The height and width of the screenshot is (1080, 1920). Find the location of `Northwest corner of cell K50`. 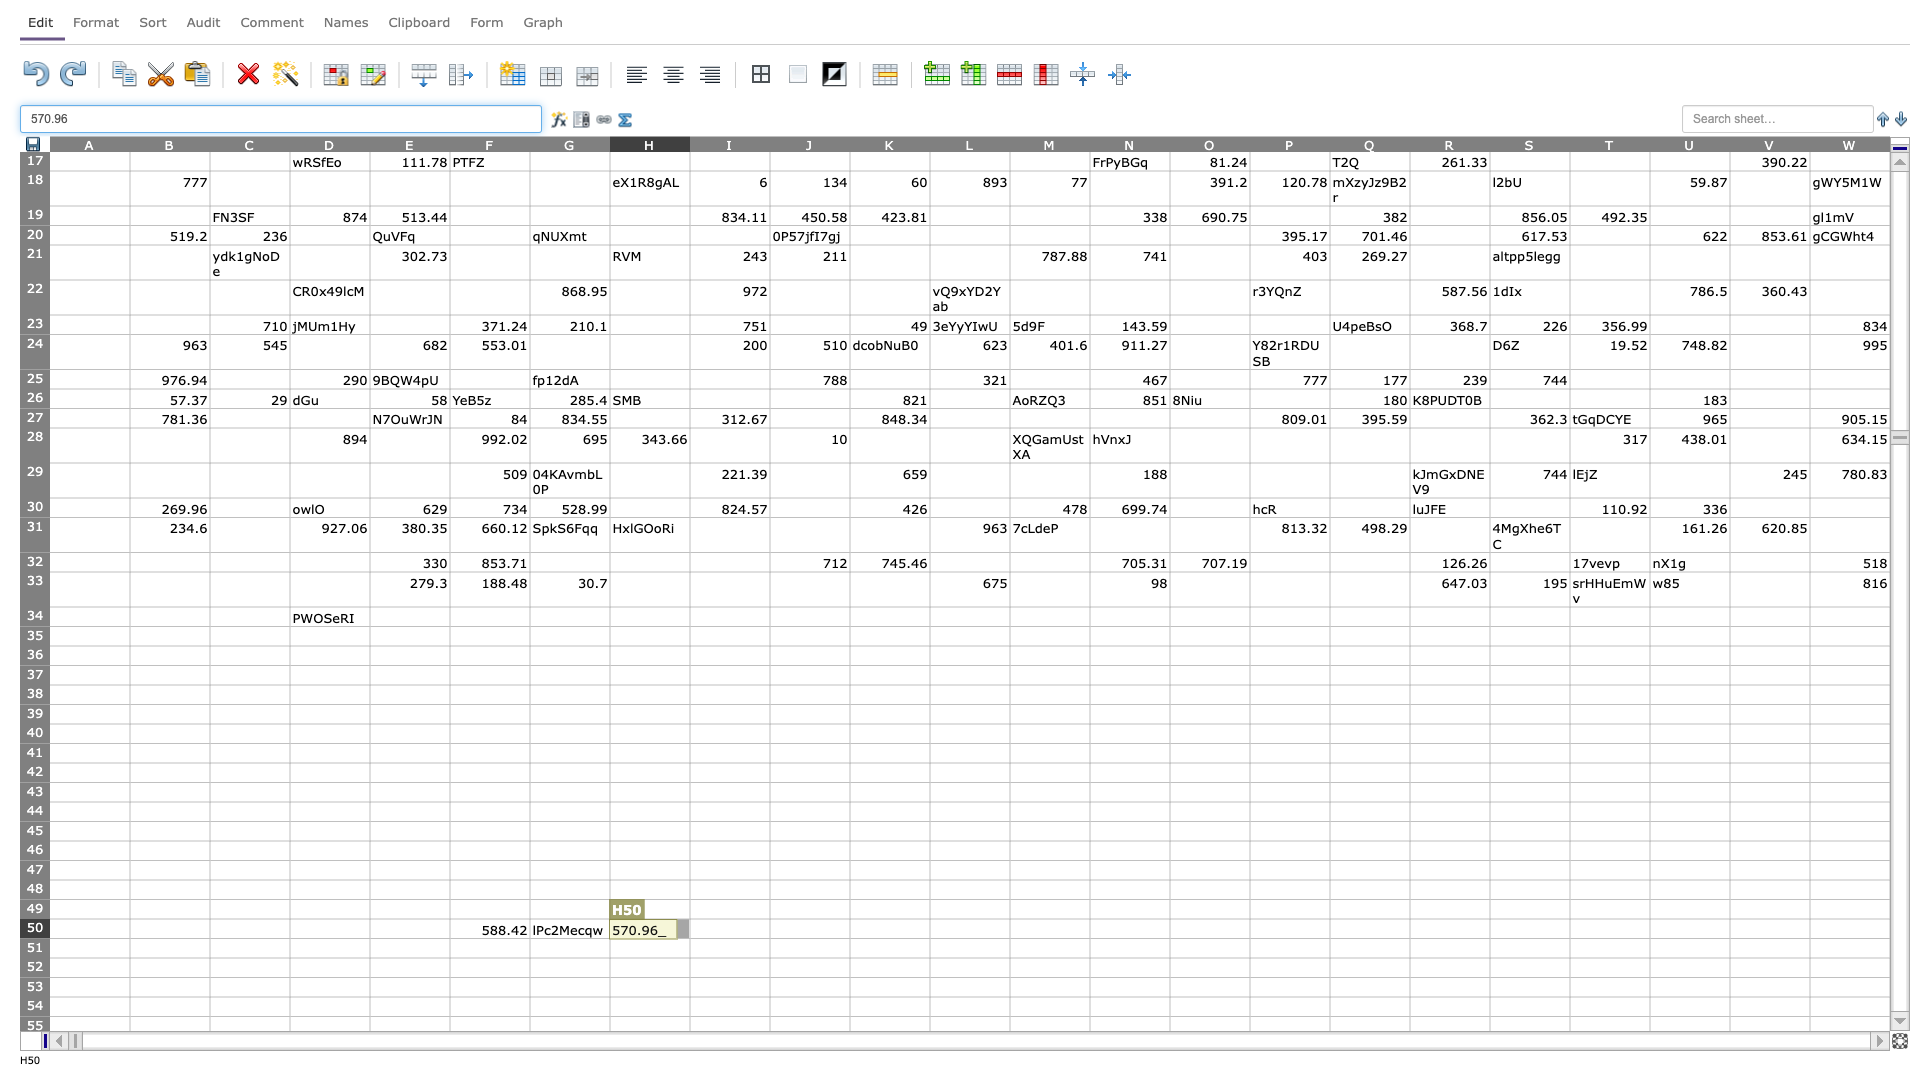

Northwest corner of cell K50 is located at coordinates (849, 918).